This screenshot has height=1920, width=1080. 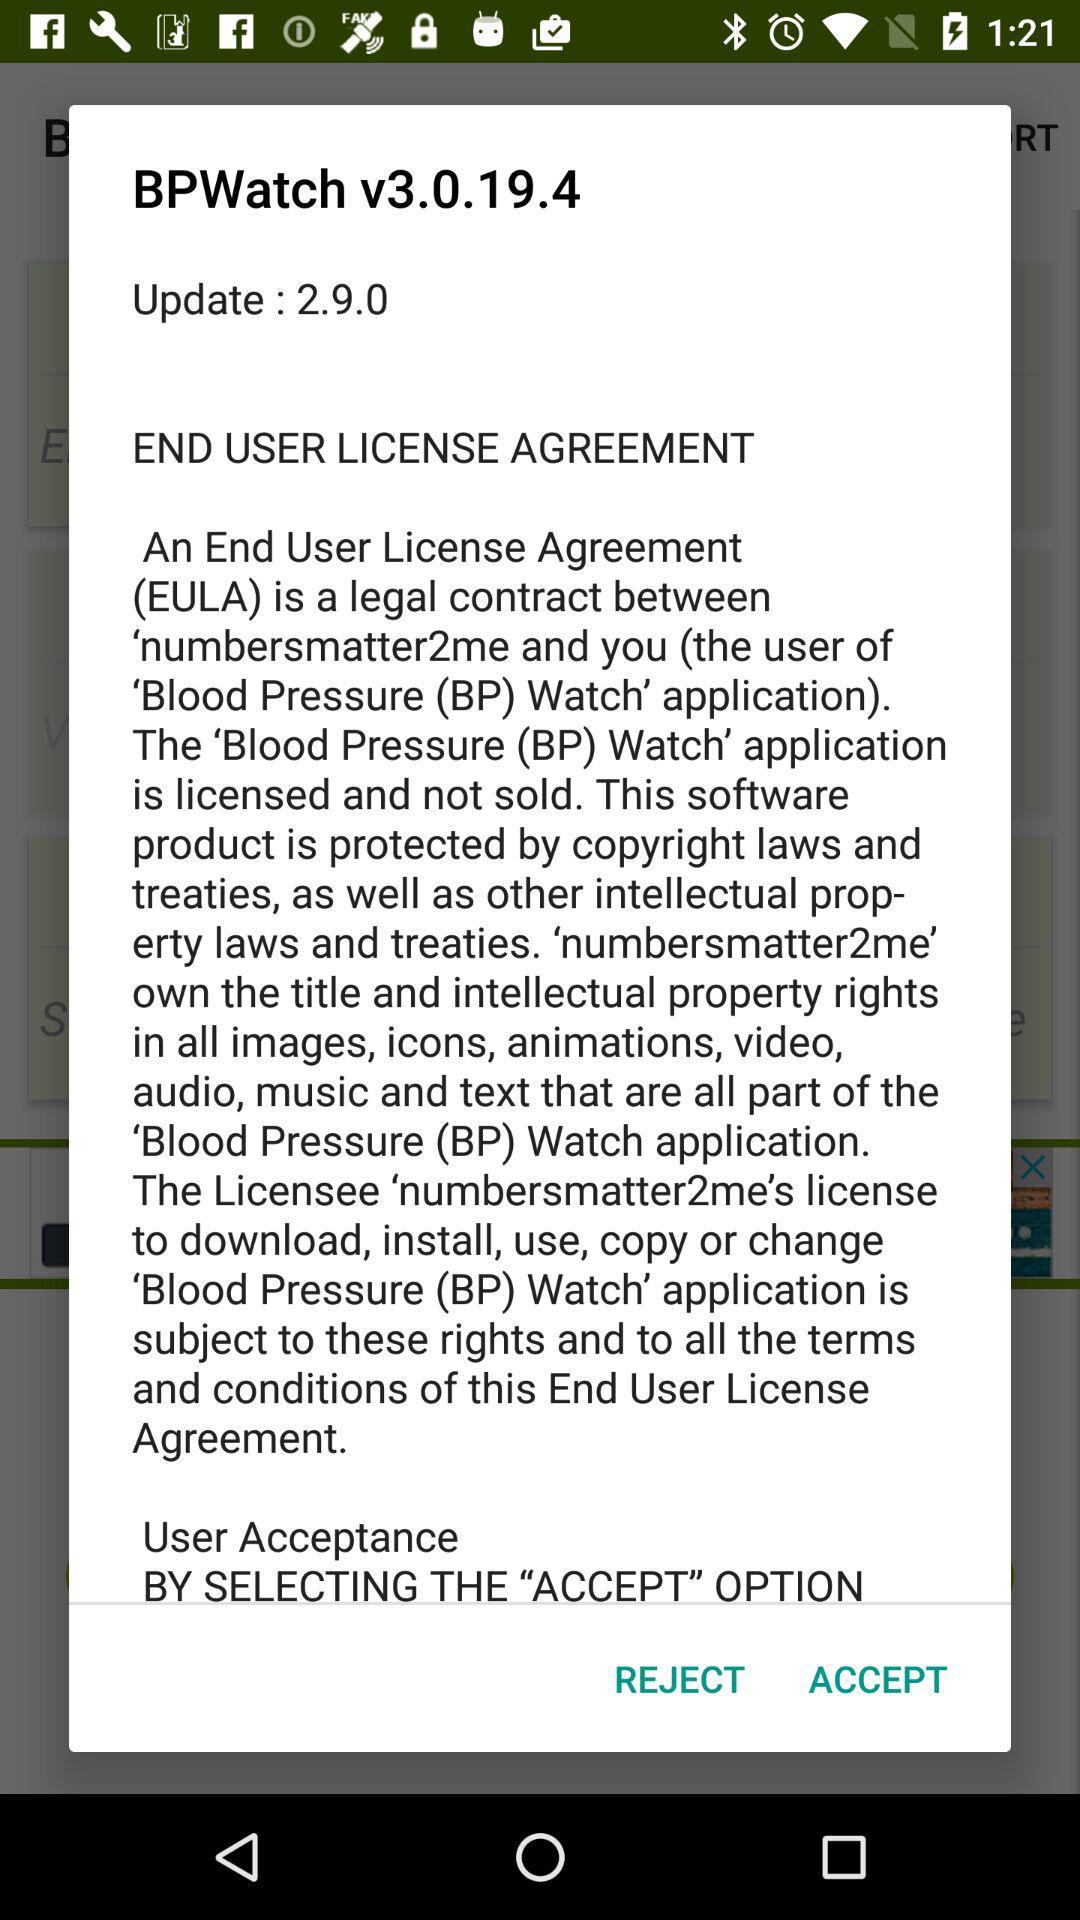 What do you see at coordinates (877, 1678) in the screenshot?
I see `the icon below update 2 9 icon` at bounding box center [877, 1678].